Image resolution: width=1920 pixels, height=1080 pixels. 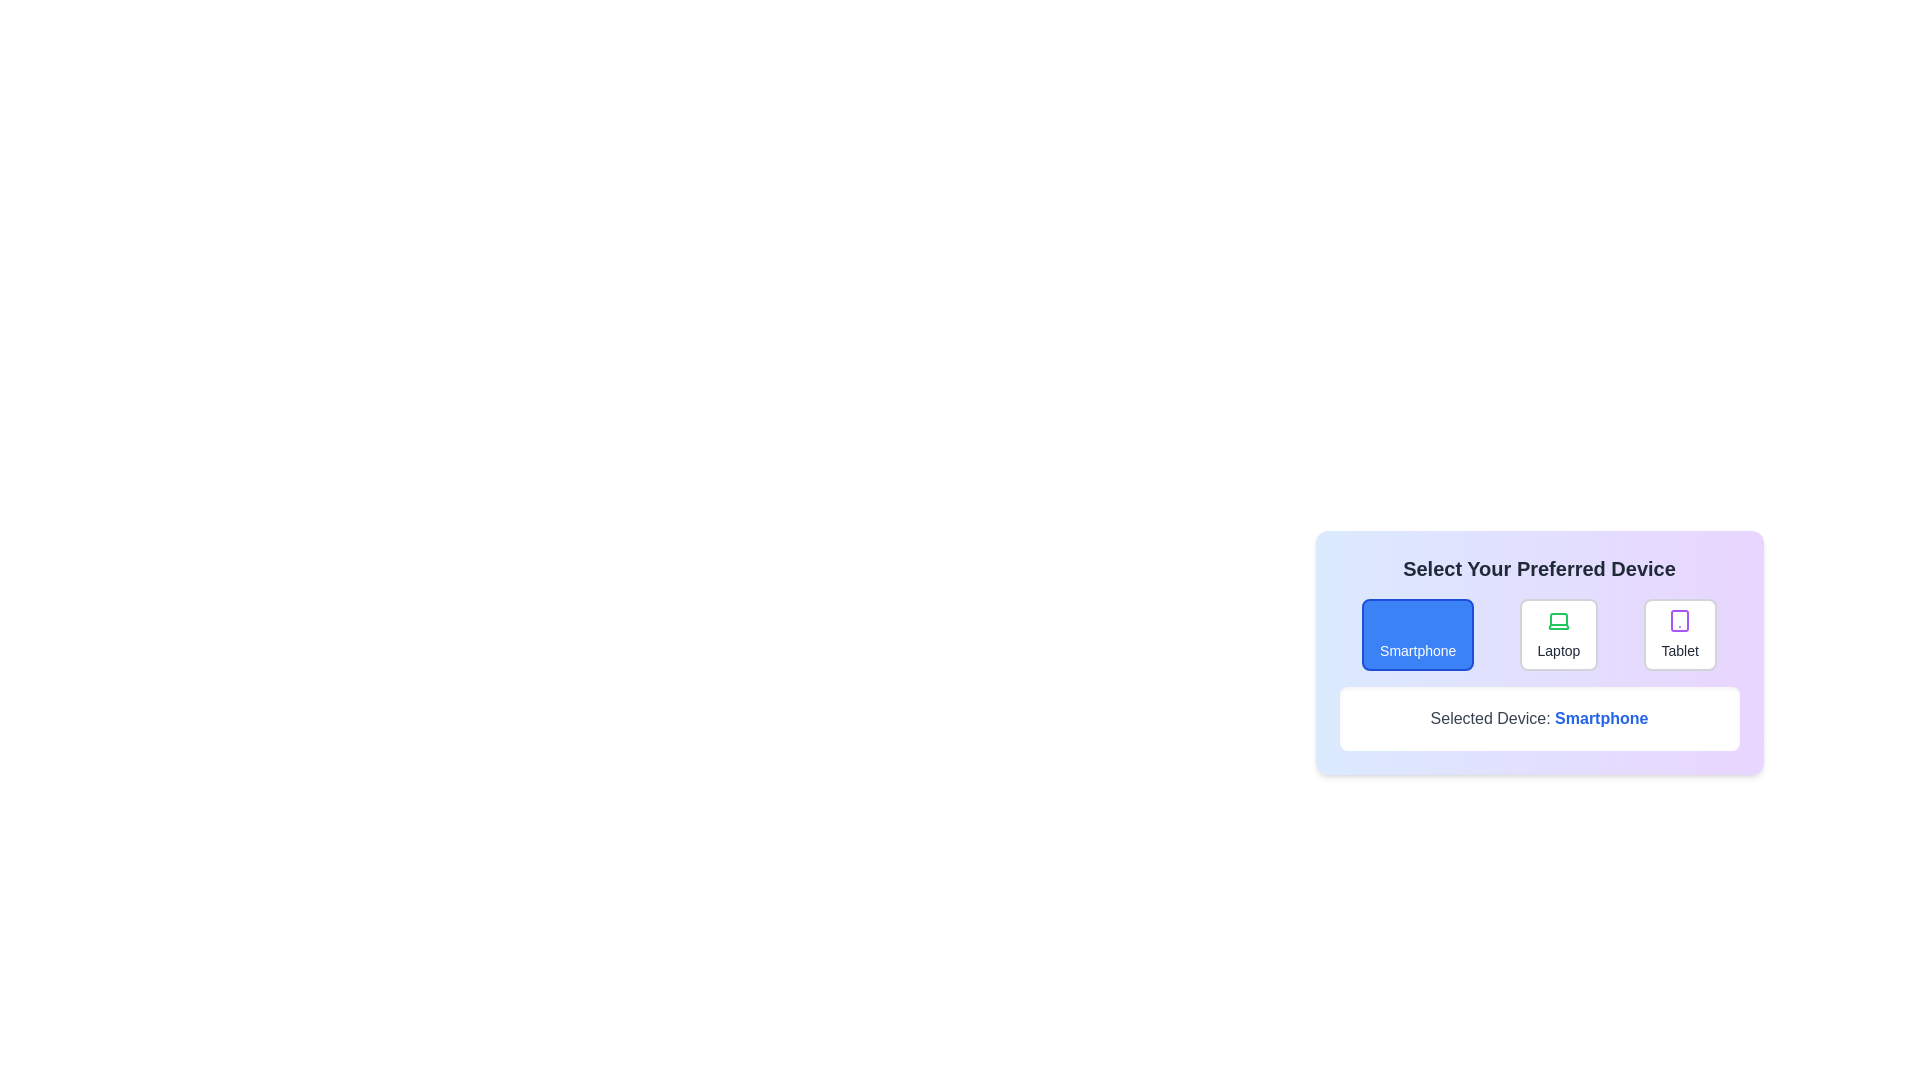 What do you see at coordinates (1558, 635) in the screenshot?
I see `the 'Laptop' button, which is the second button in a group of three, to trigger its animation` at bounding box center [1558, 635].